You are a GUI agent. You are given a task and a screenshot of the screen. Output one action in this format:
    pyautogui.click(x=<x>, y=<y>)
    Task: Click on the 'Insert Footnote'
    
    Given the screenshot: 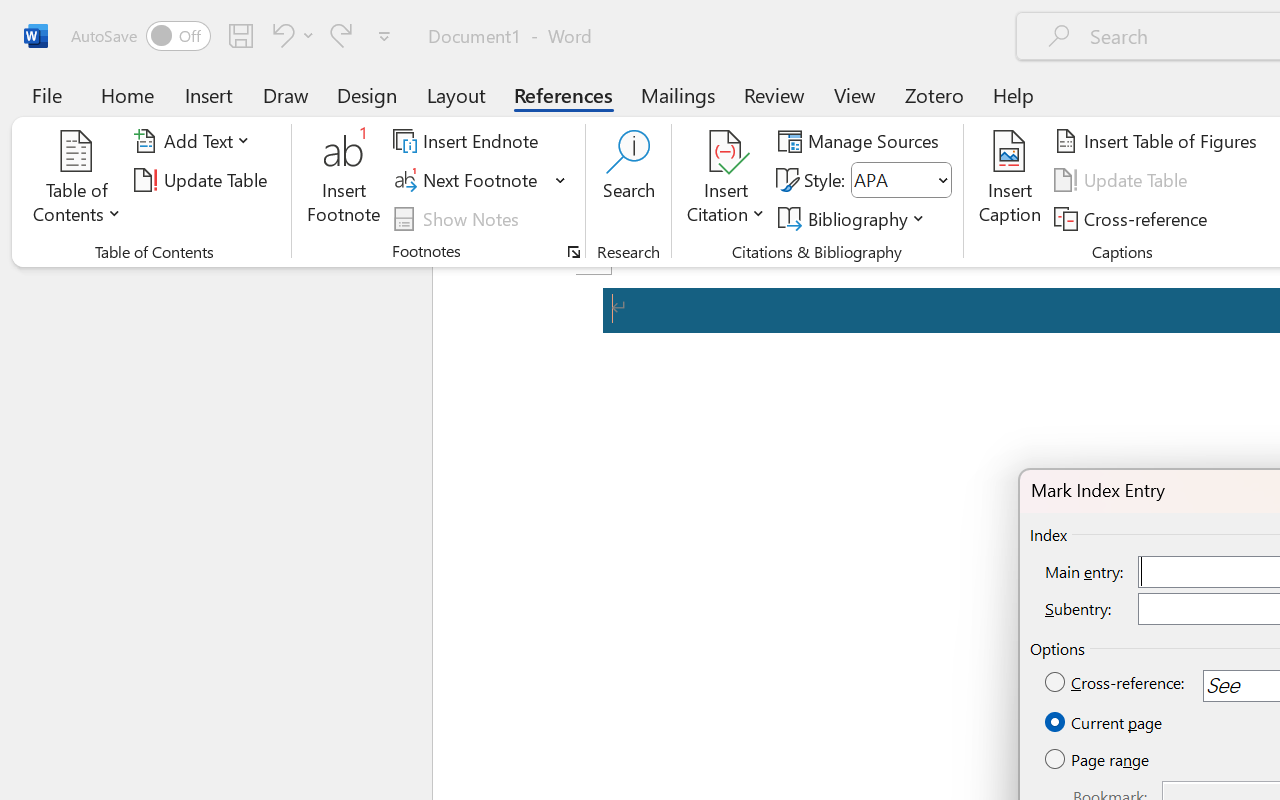 What is the action you would take?
    pyautogui.click(x=344, y=179)
    